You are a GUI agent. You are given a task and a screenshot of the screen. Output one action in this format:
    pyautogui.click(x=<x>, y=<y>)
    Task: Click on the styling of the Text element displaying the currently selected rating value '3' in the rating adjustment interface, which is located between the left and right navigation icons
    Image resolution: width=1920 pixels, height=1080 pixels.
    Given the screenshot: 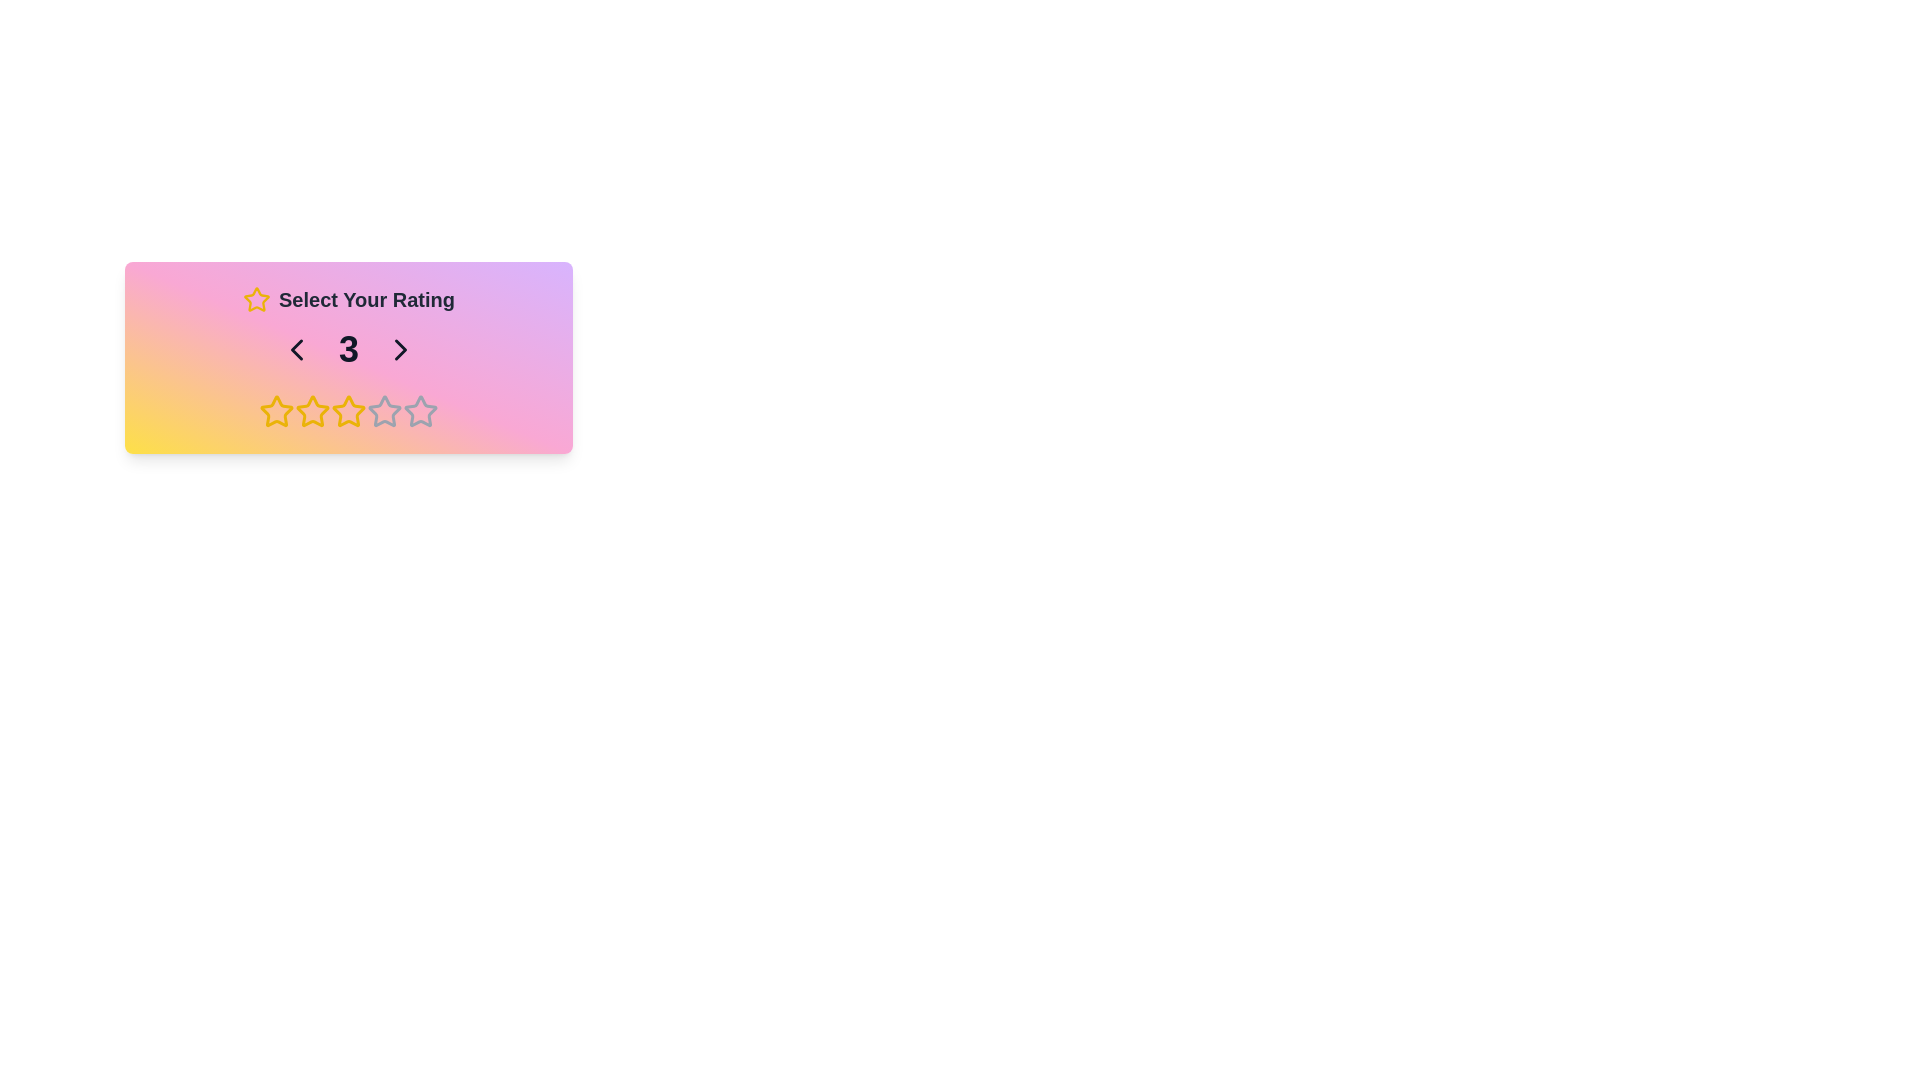 What is the action you would take?
    pyautogui.click(x=349, y=349)
    